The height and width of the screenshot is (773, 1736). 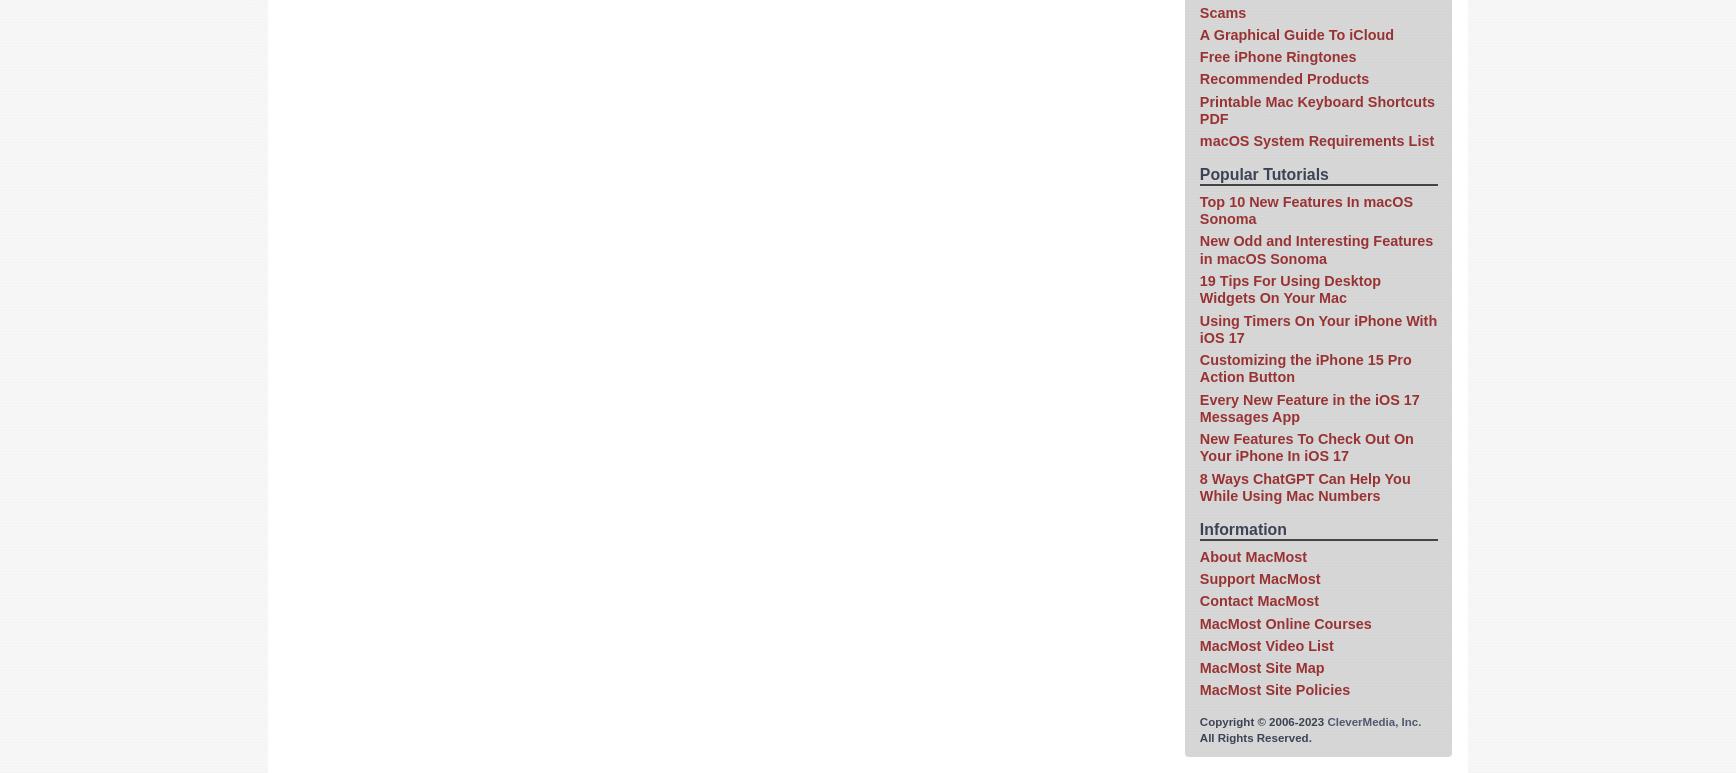 I want to click on 'New Features To Check Out On Your iPhone In iOS 17', so click(x=1305, y=447).